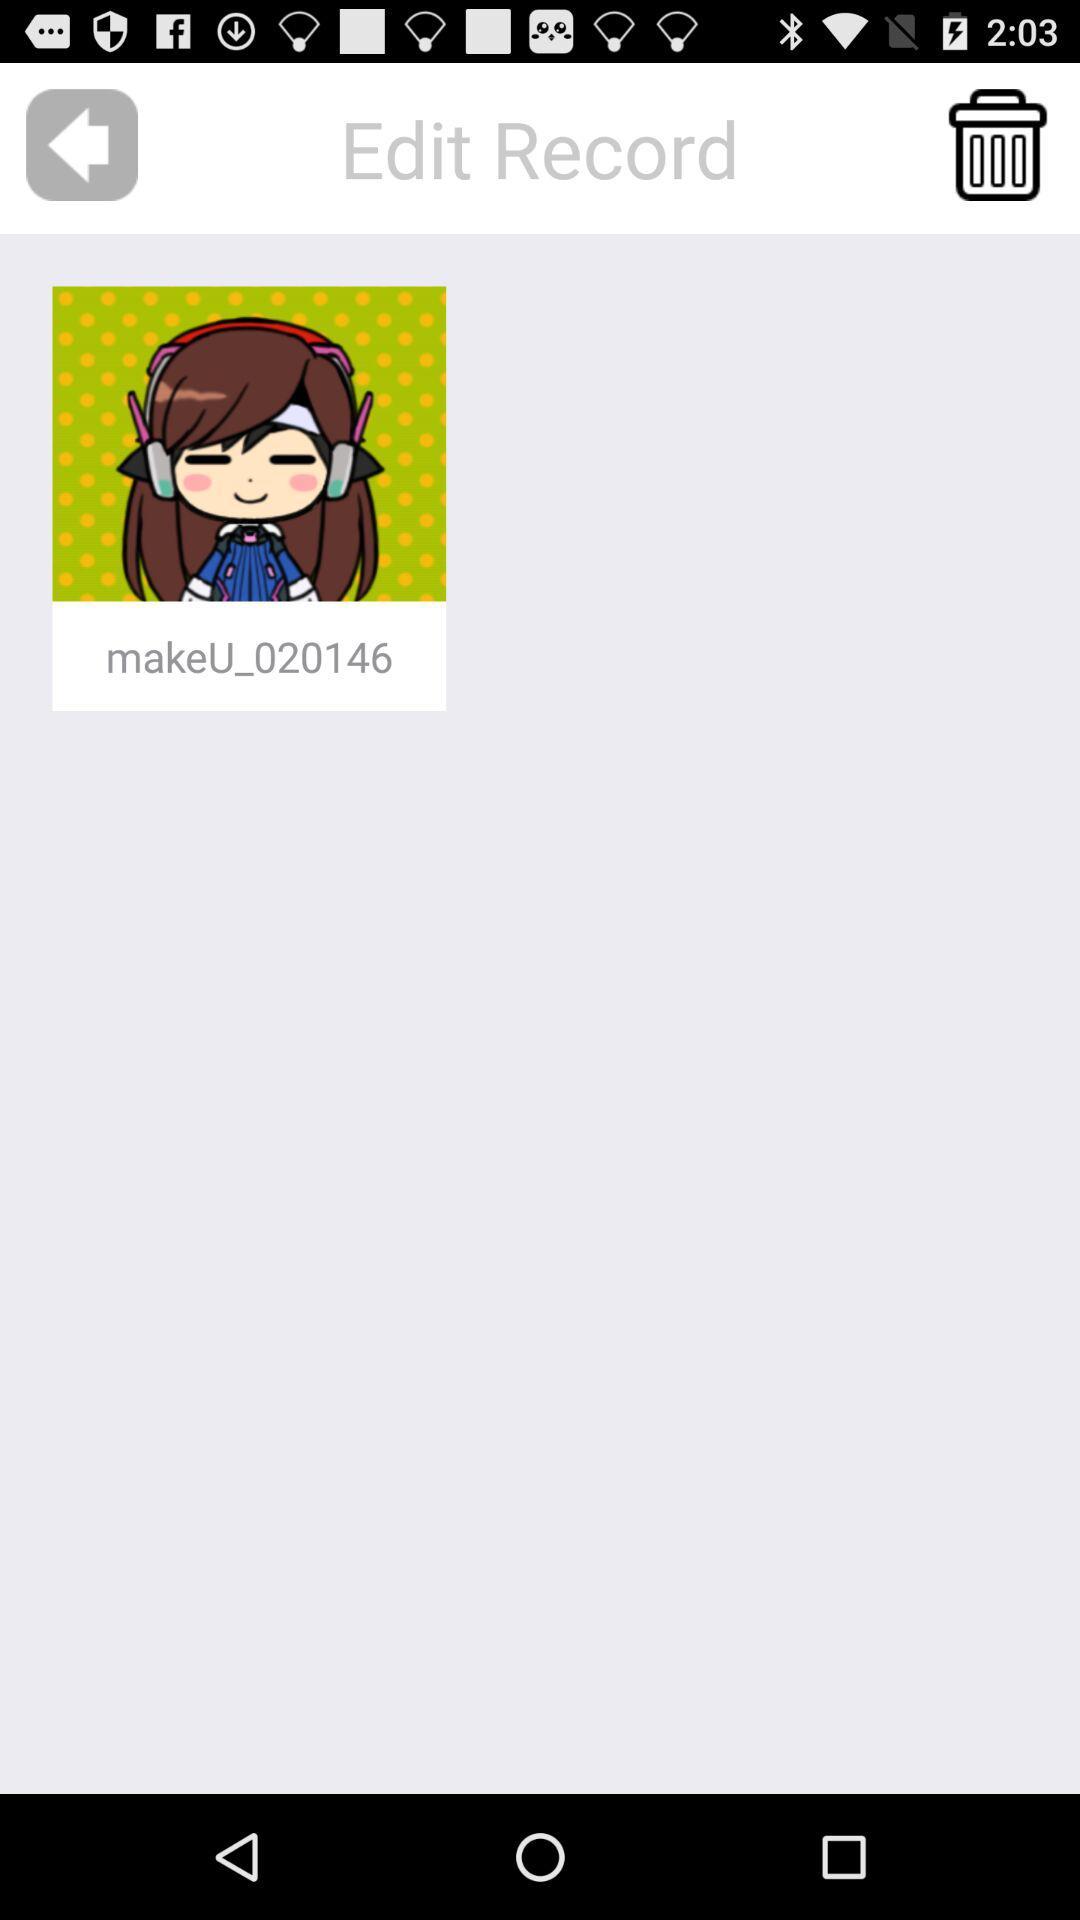 Image resolution: width=1080 pixels, height=1920 pixels. Describe the element at coordinates (81, 144) in the screenshot. I see `icon to the left of edit record app` at that location.